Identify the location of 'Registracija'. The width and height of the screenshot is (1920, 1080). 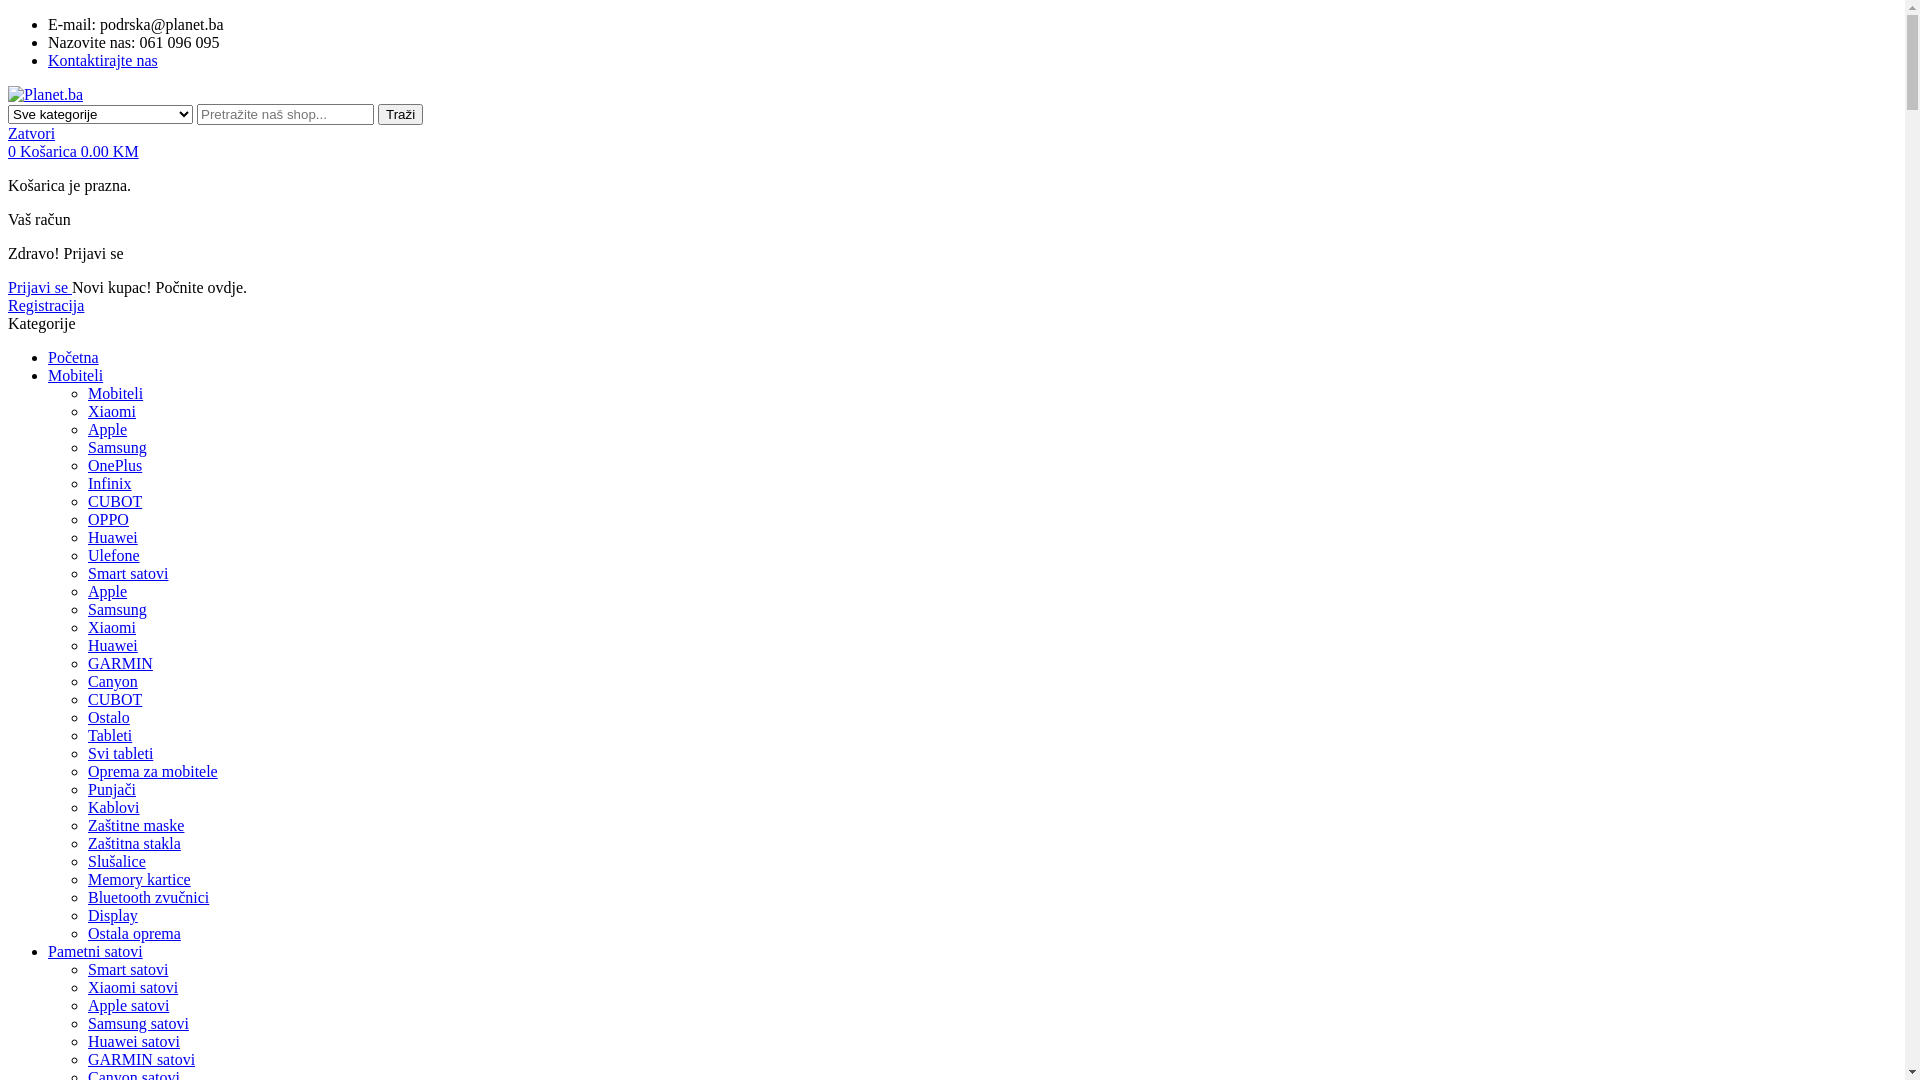
(46, 305).